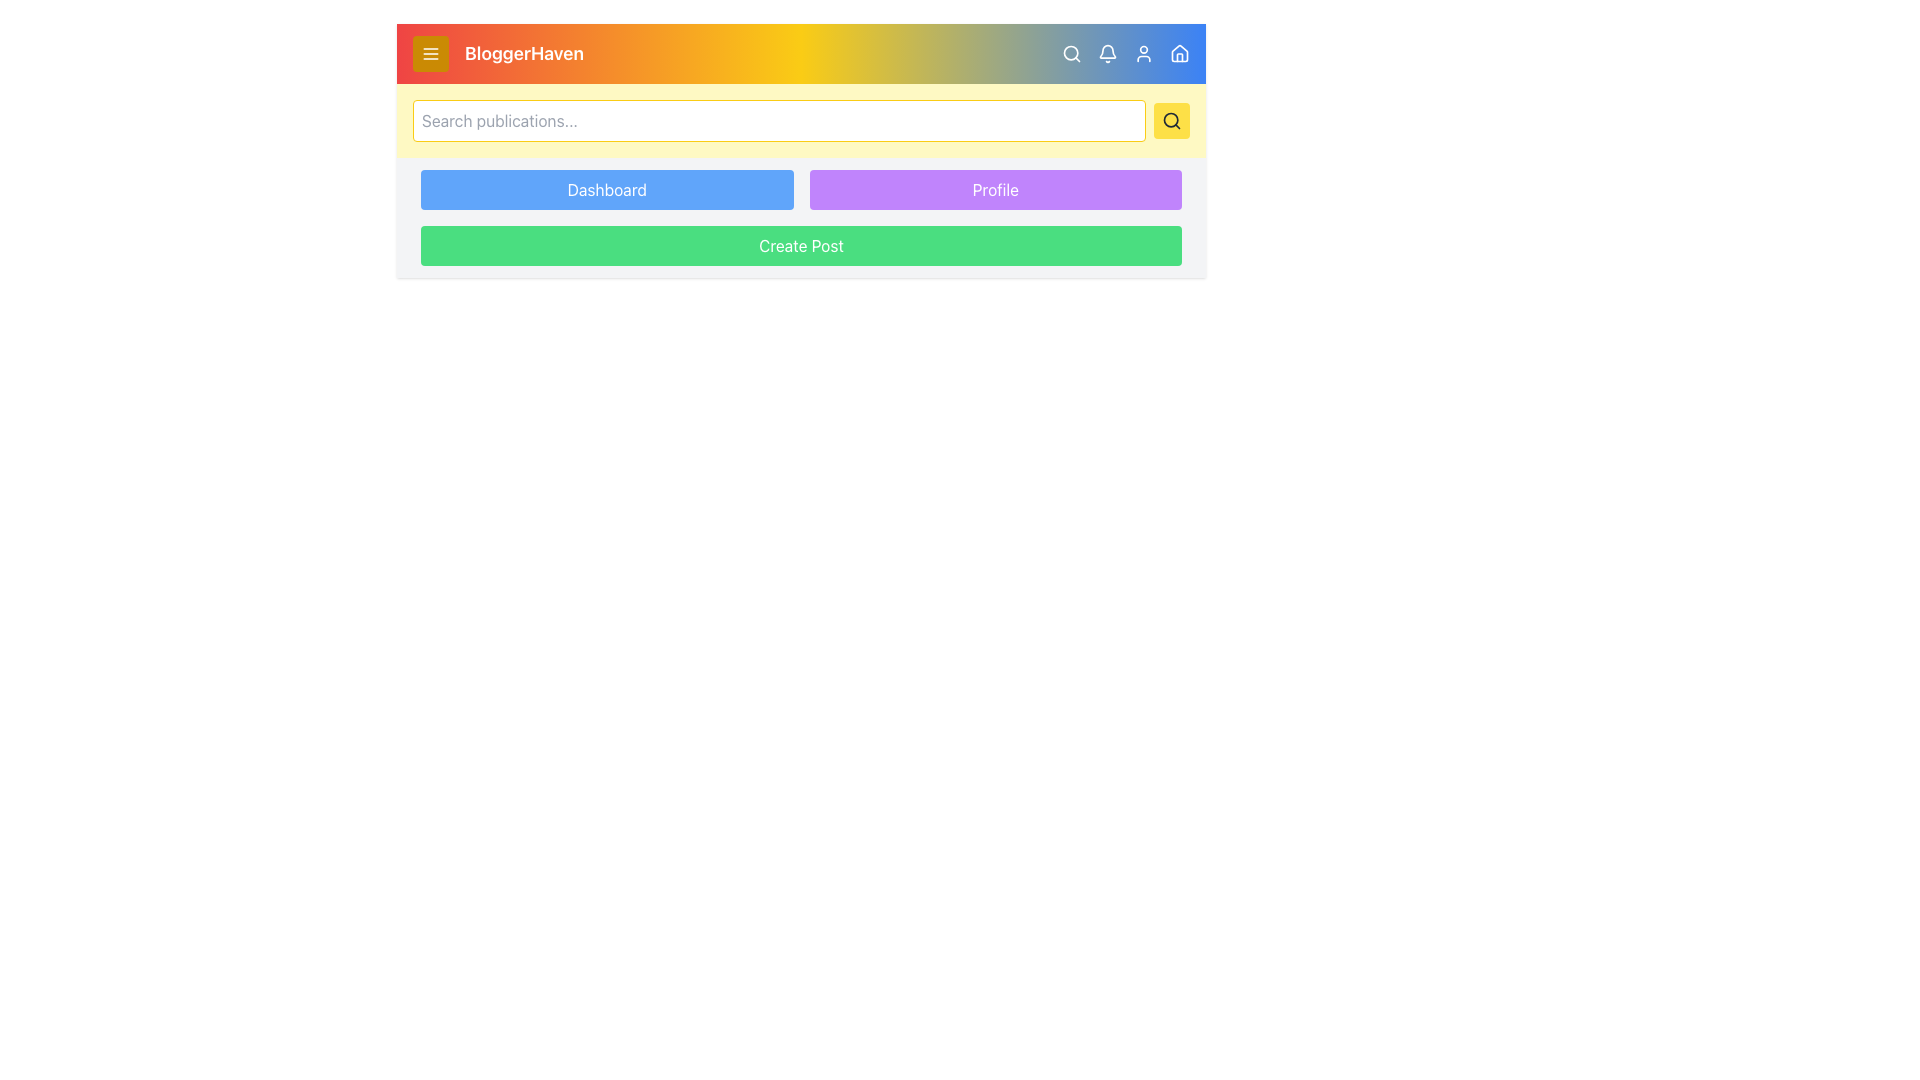  I want to click on the 'Dashboard' button located beneath the search bar and above the 'Create Post' button, so click(606, 189).